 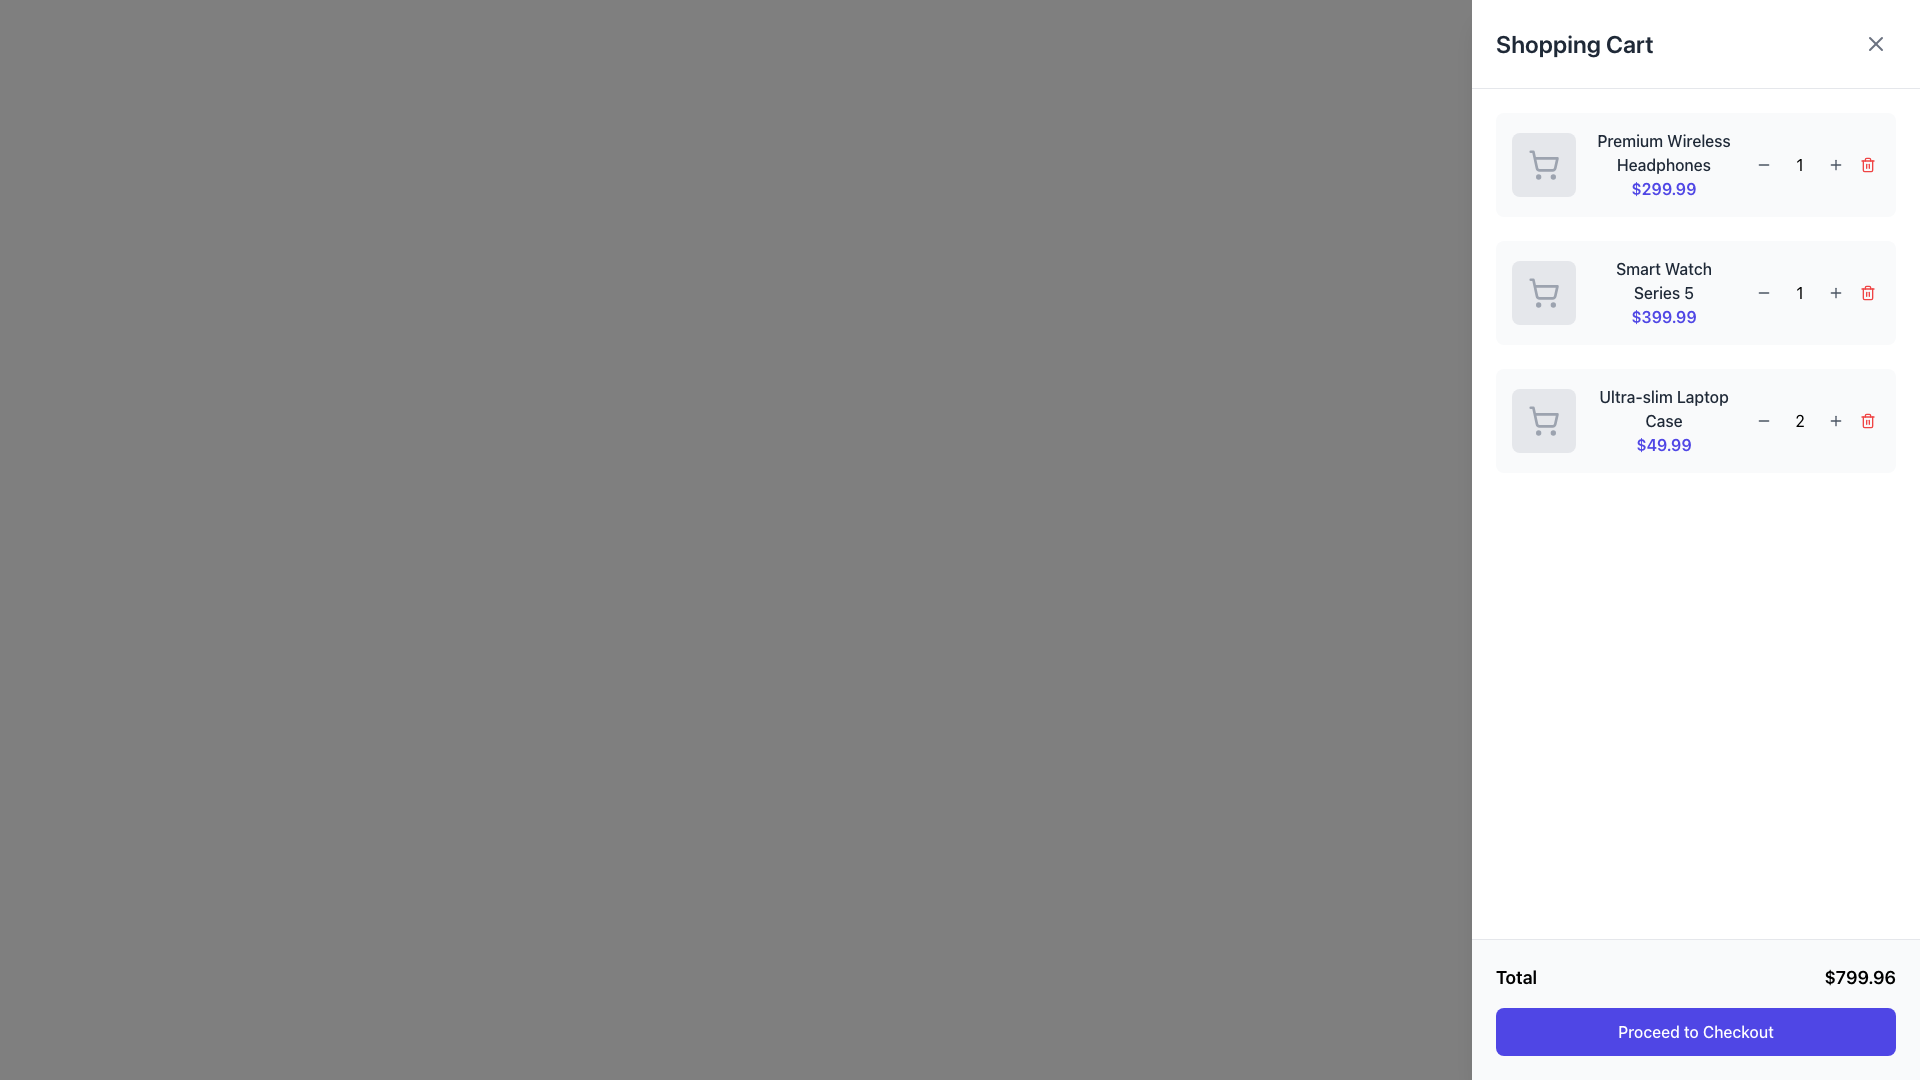 I want to click on the 'Proceed to Checkout' button located at the bottom of the interface, so click(x=1694, y=1010).